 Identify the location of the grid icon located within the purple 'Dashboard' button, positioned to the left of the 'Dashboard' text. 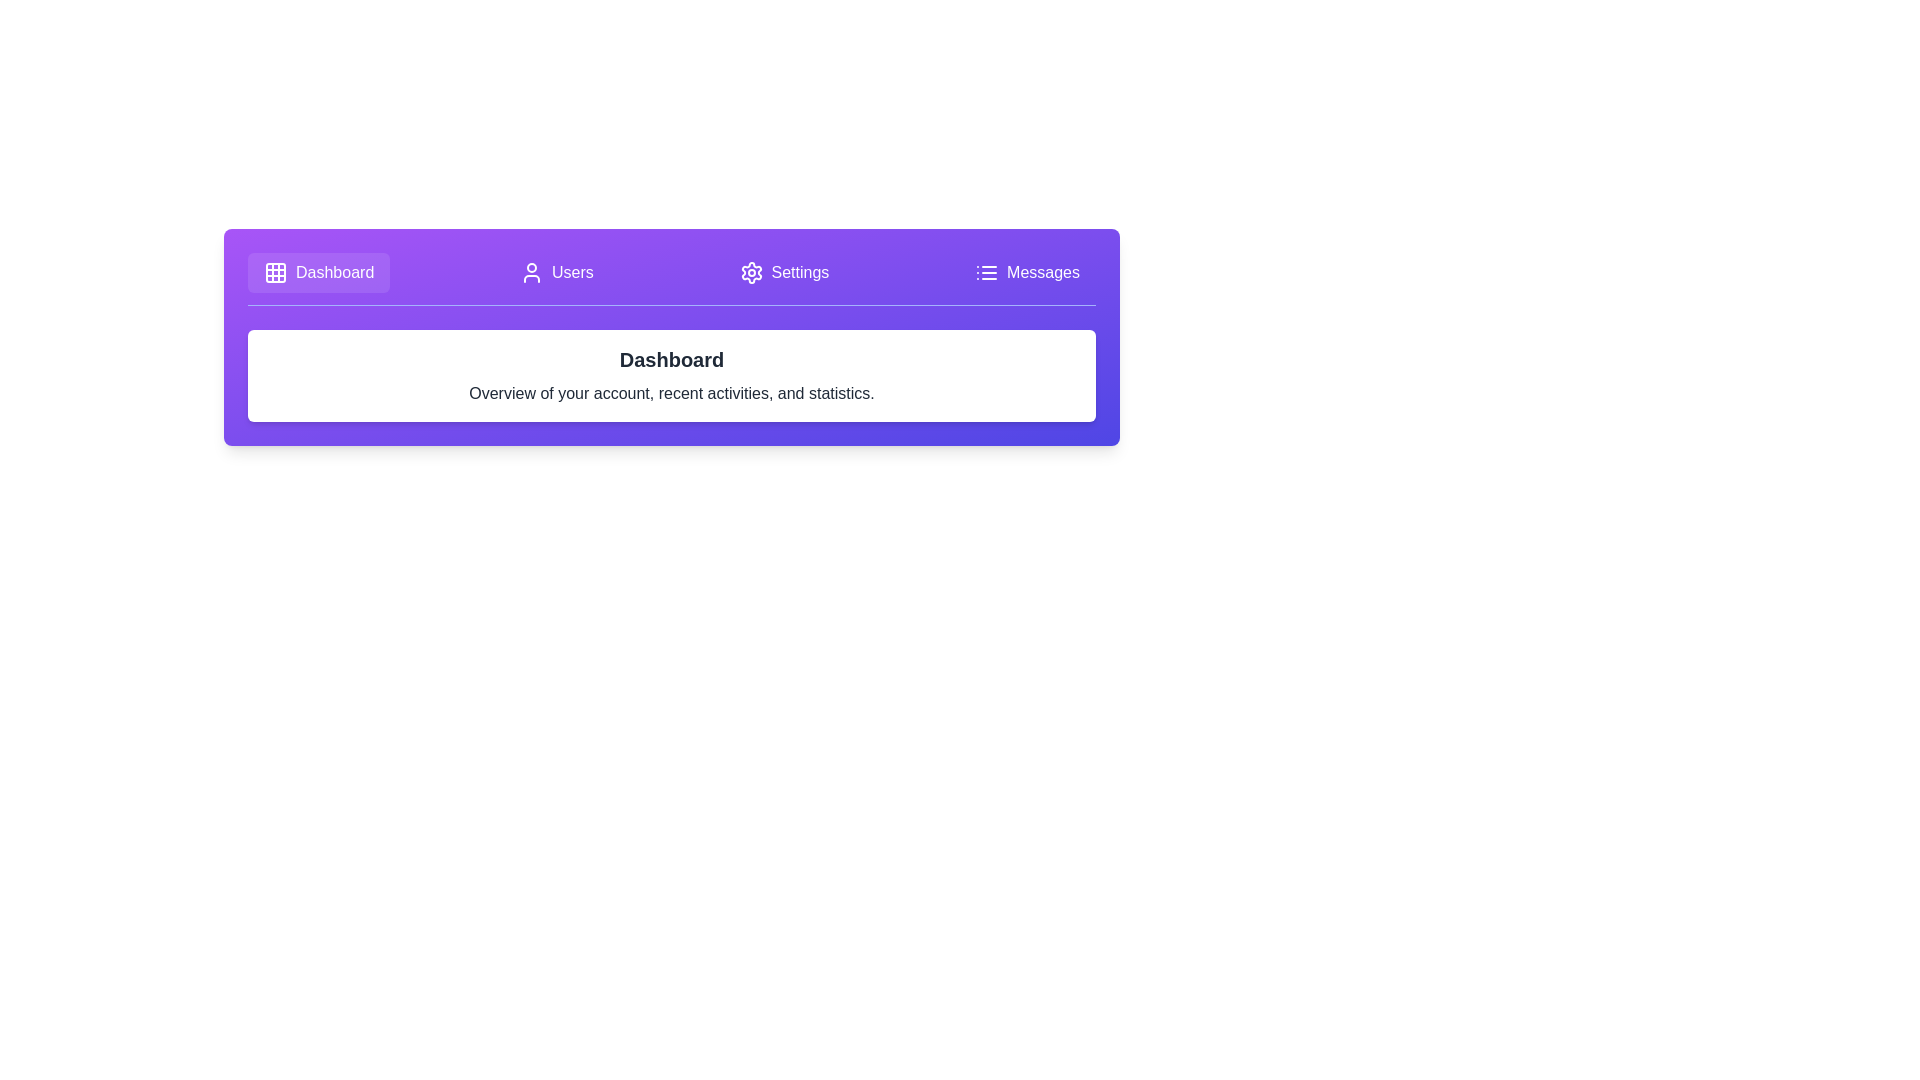
(274, 273).